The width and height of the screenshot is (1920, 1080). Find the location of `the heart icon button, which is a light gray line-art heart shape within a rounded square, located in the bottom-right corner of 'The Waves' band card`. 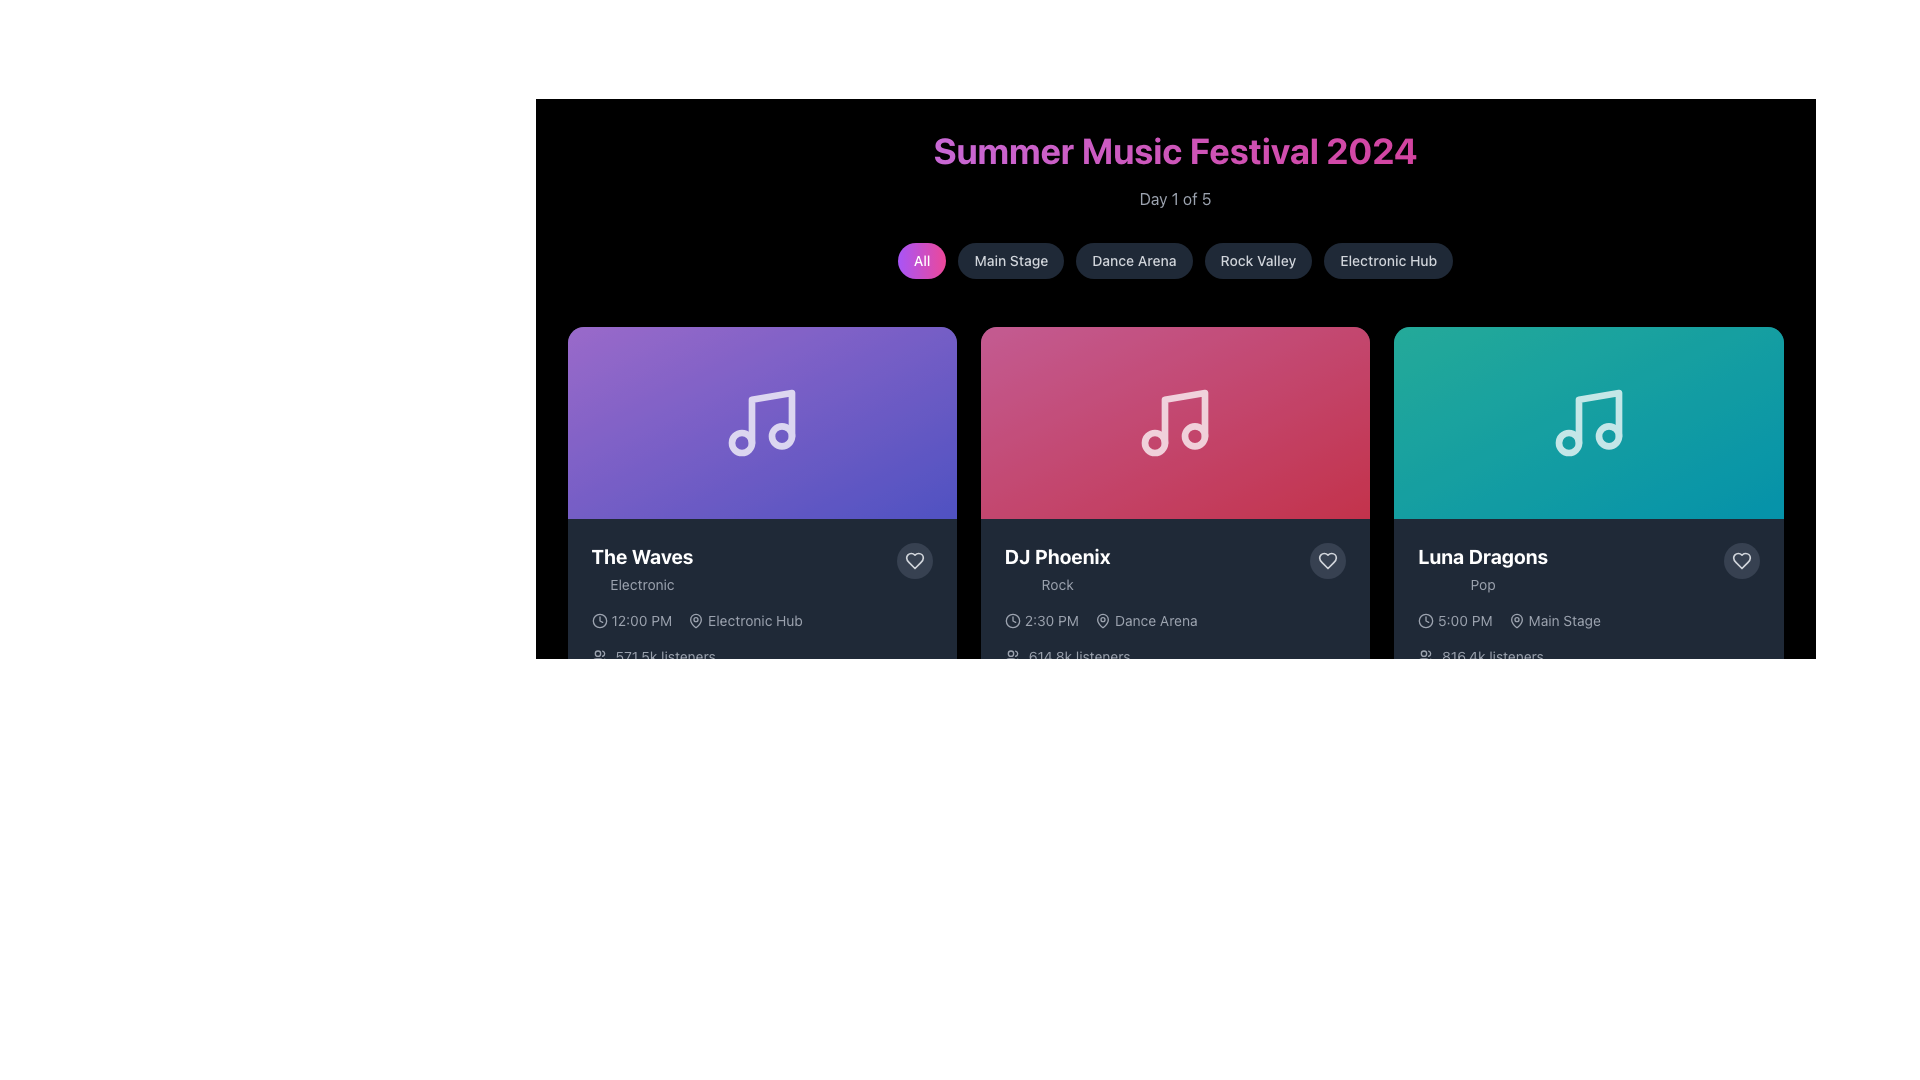

the heart icon button, which is a light gray line-art heart shape within a rounded square, located in the bottom-right corner of 'The Waves' band card is located at coordinates (913, 560).